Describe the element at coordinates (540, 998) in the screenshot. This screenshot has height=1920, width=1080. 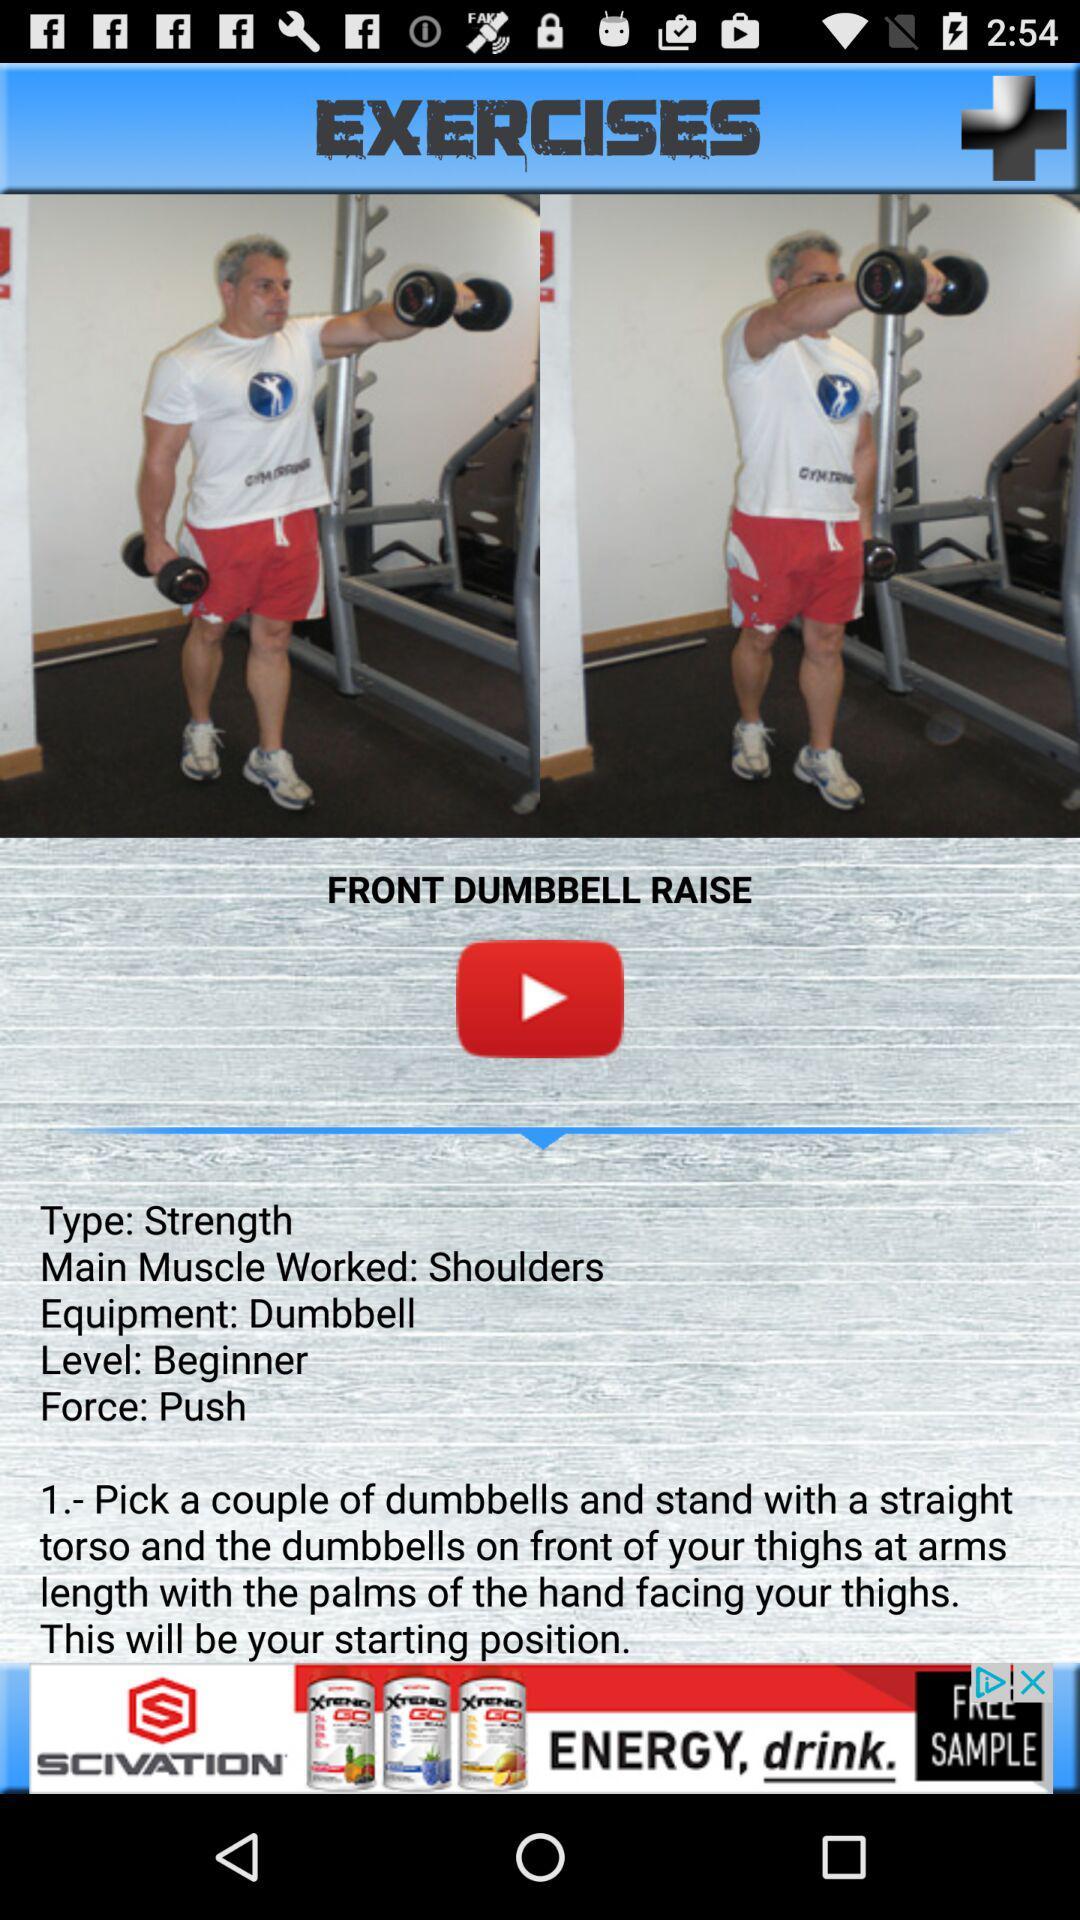
I see `stop` at that location.